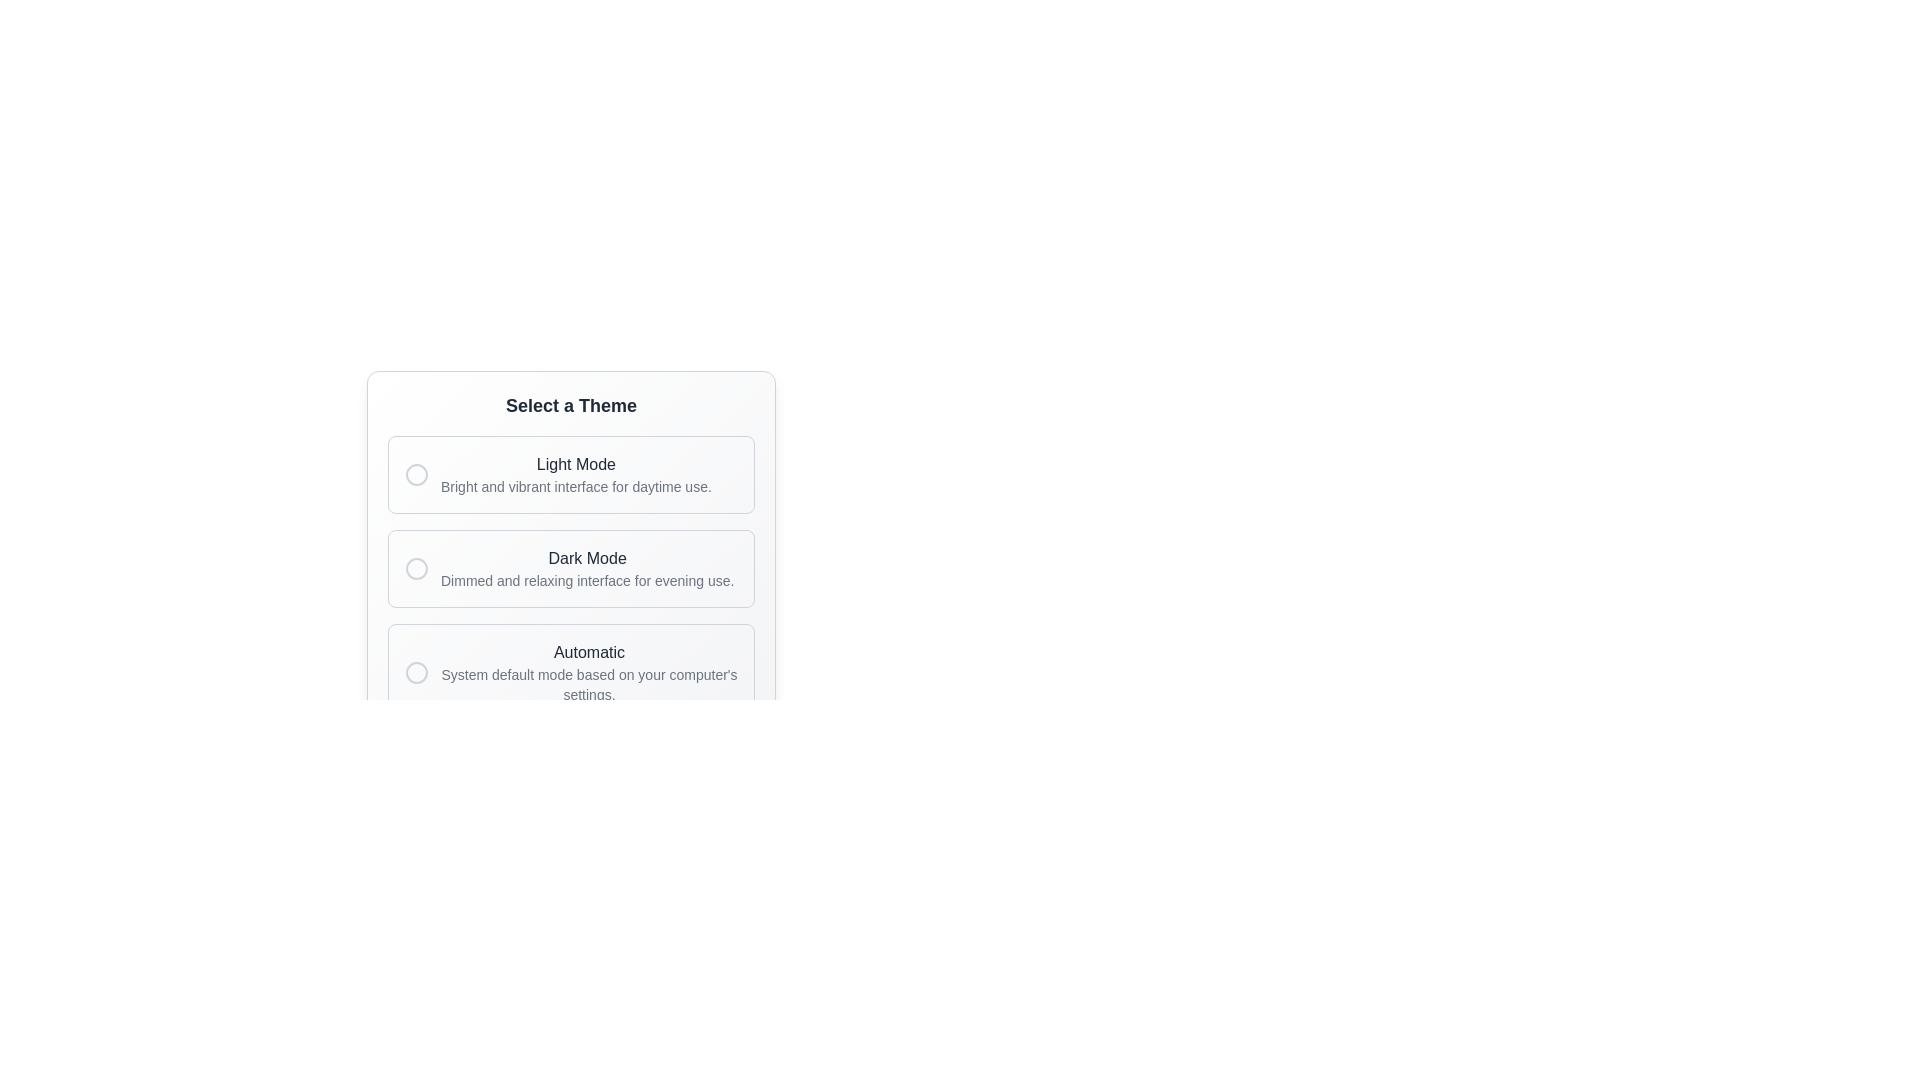 This screenshot has width=1920, height=1080. I want to click on the state of the selected radio button's inner circle located under the 'Select a Theme' section, specifically the 'Automatic' option, so click(416, 672).